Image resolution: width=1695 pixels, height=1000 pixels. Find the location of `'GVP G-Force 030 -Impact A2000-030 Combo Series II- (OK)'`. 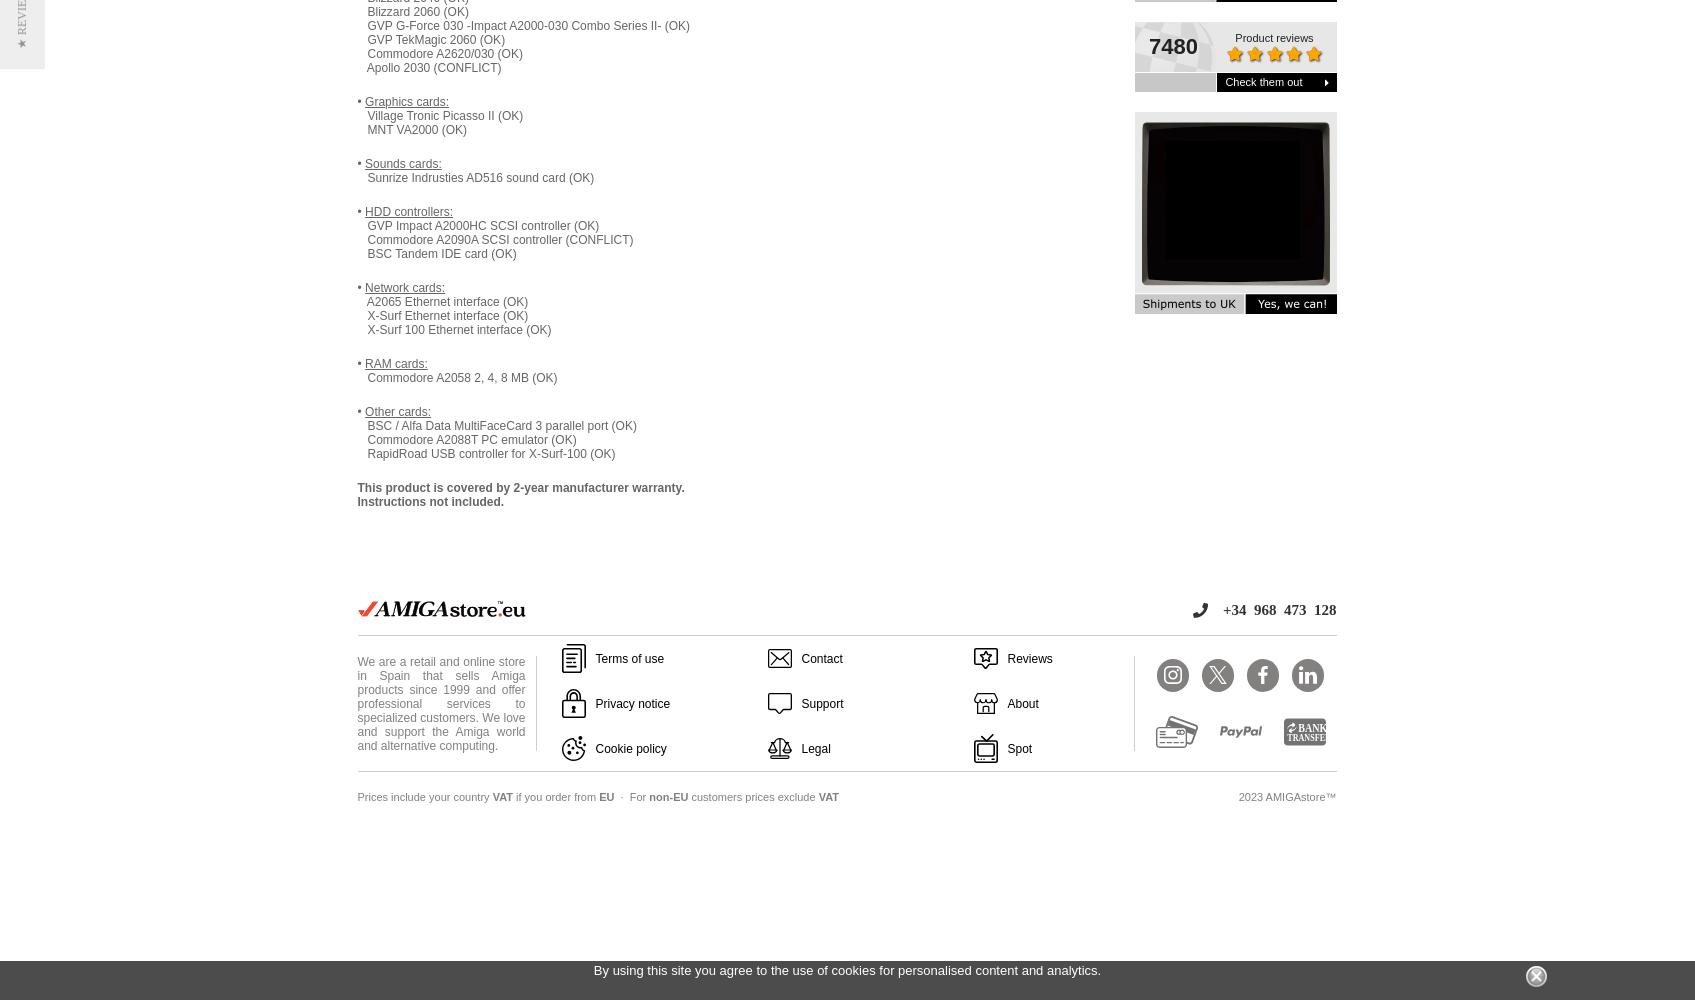

'GVP G-Force 030 -Impact A2000-030 Combo Series II- (OK)' is located at coordinates (523, 26).